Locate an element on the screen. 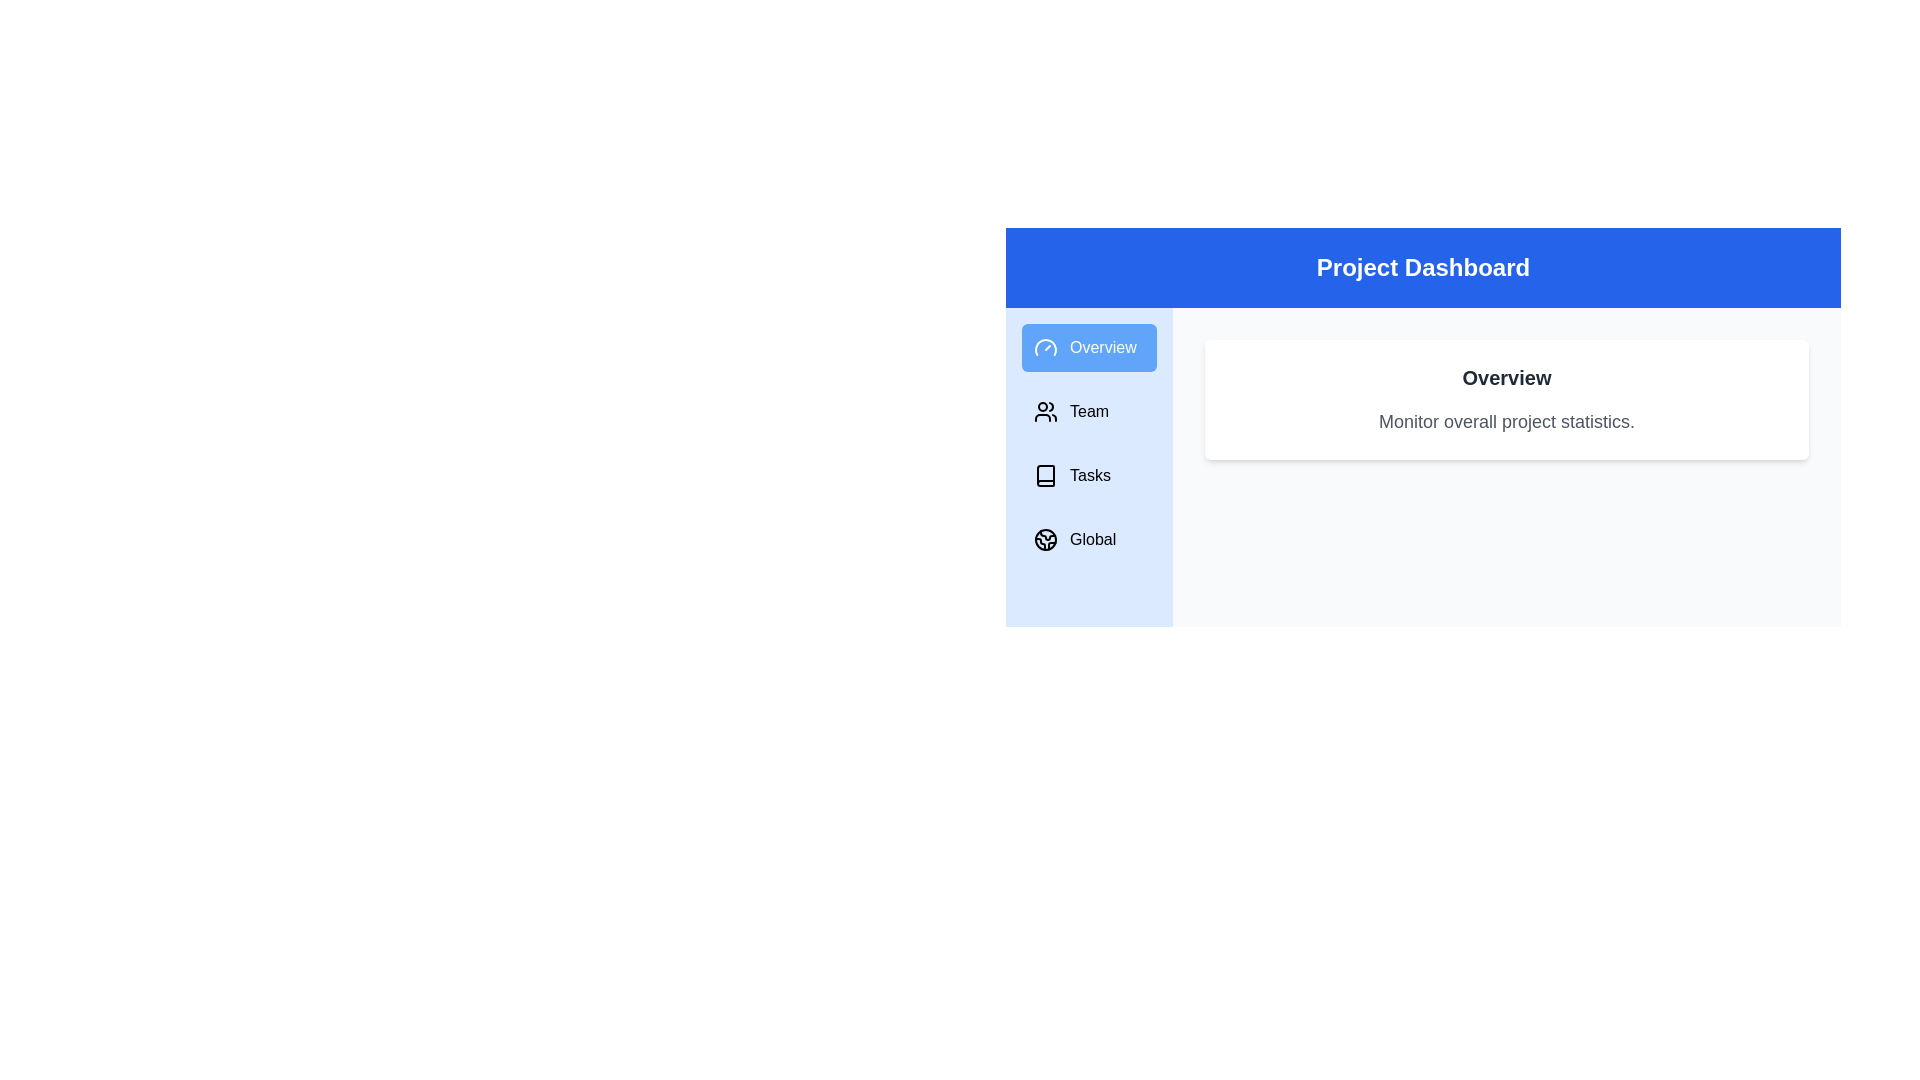  the Team tab in the sidebar navigation menu is located at coordinates (1088, 411).